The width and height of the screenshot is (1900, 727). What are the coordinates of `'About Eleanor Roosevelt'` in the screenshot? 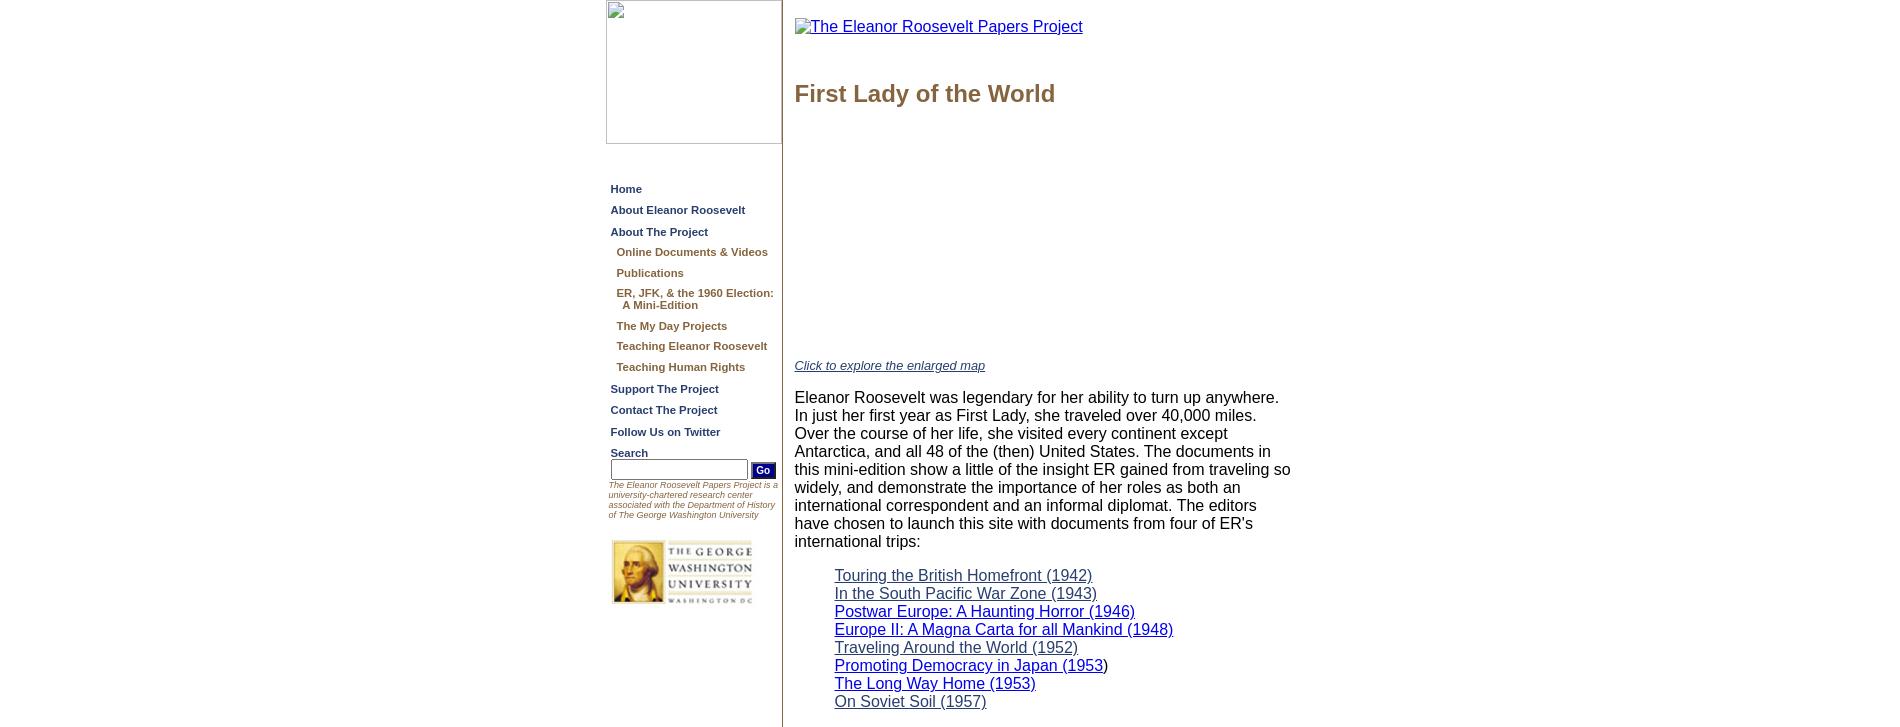 It's located at (677, 210).